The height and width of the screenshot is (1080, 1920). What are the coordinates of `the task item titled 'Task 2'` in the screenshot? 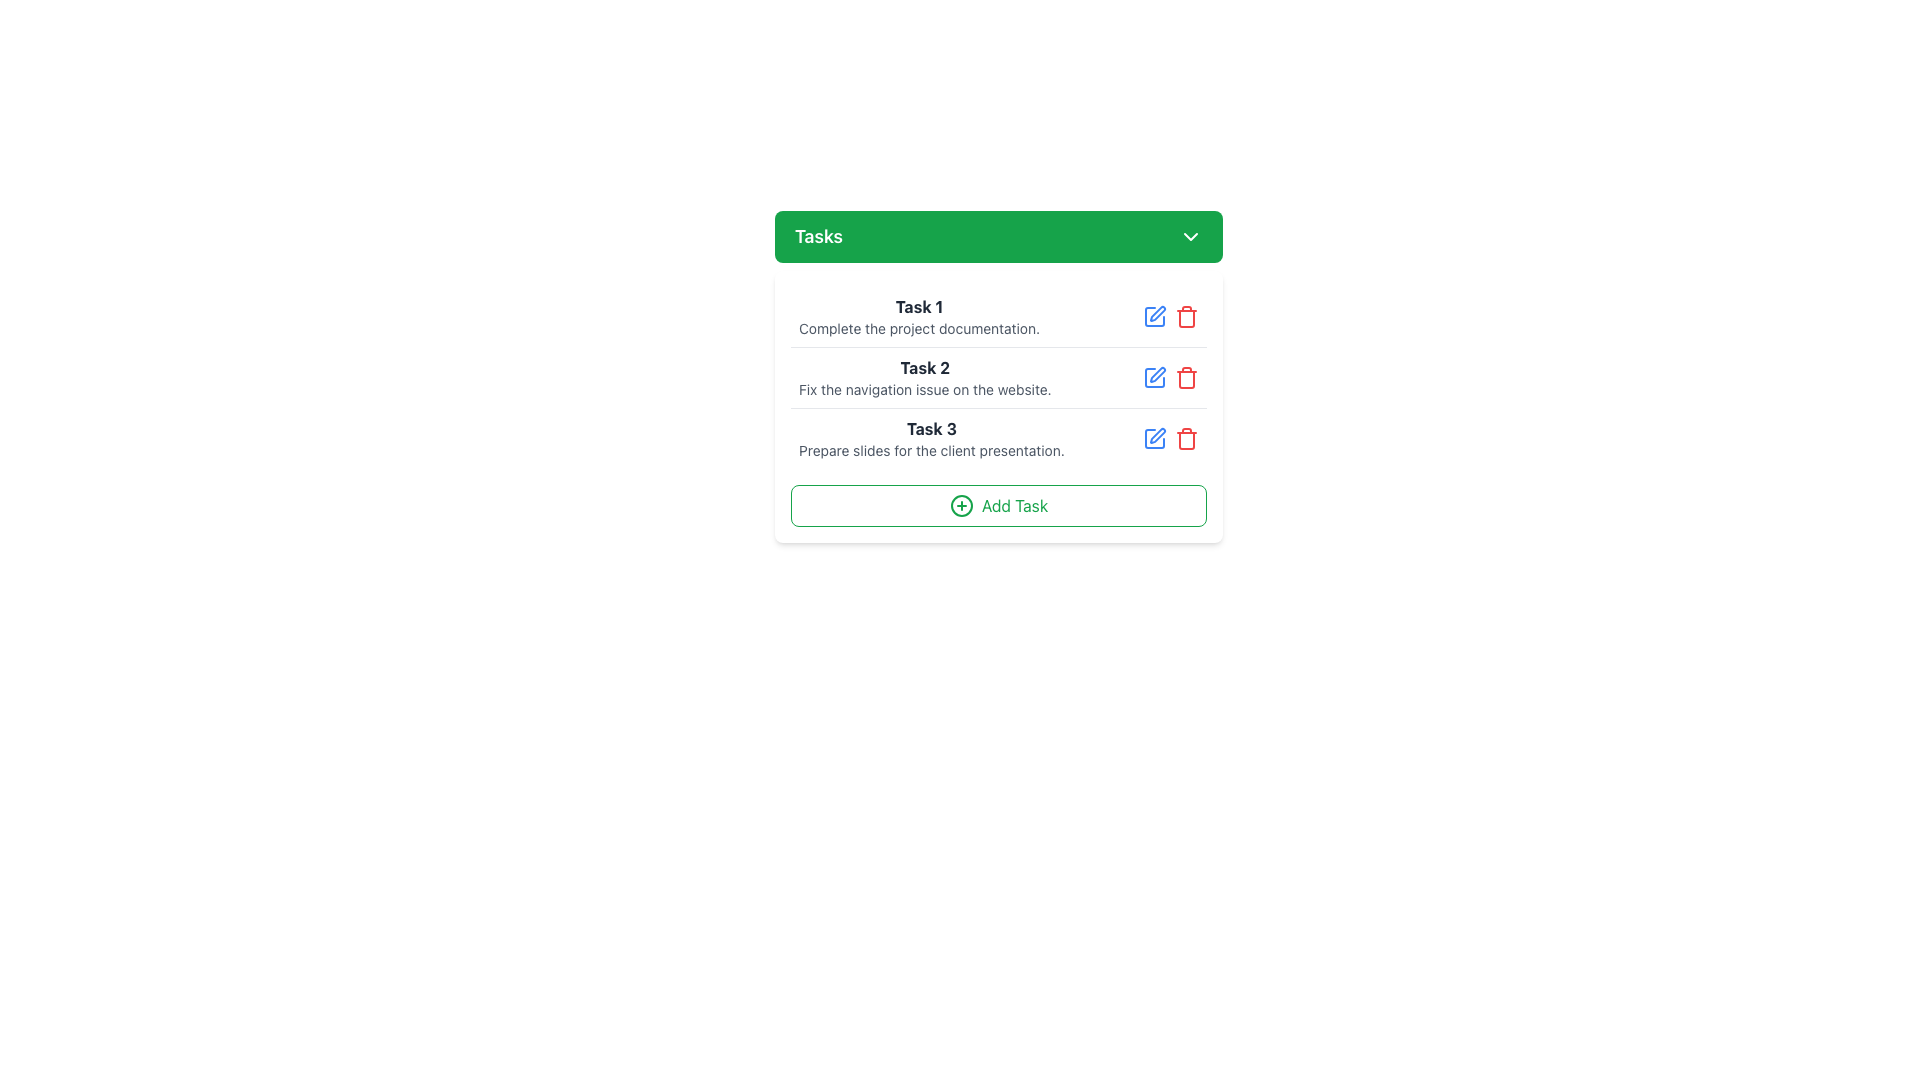 It's located at (998, 378).